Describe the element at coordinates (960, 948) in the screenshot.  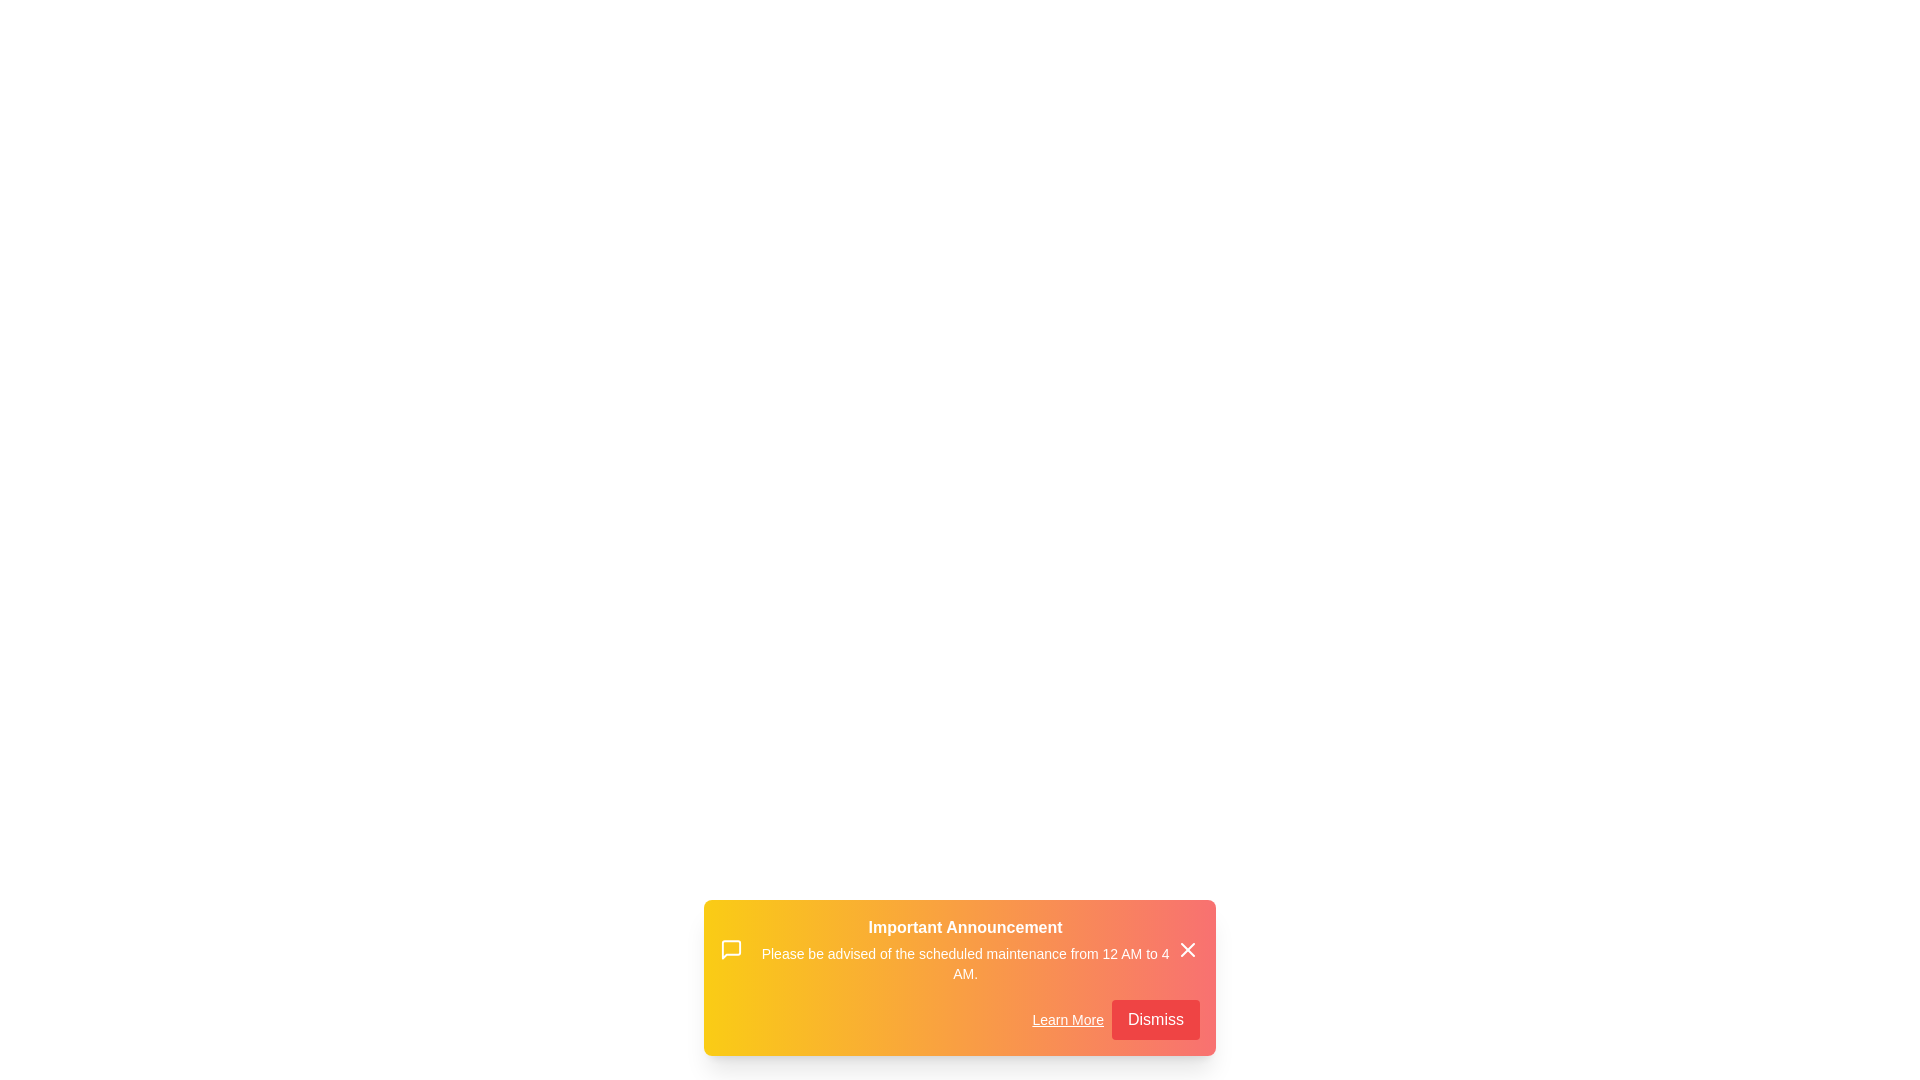
I see `notification displayed on the Notification Banner, which features a bold title 'Important Announcement' and informative text about scheduled maintenance` at that location.